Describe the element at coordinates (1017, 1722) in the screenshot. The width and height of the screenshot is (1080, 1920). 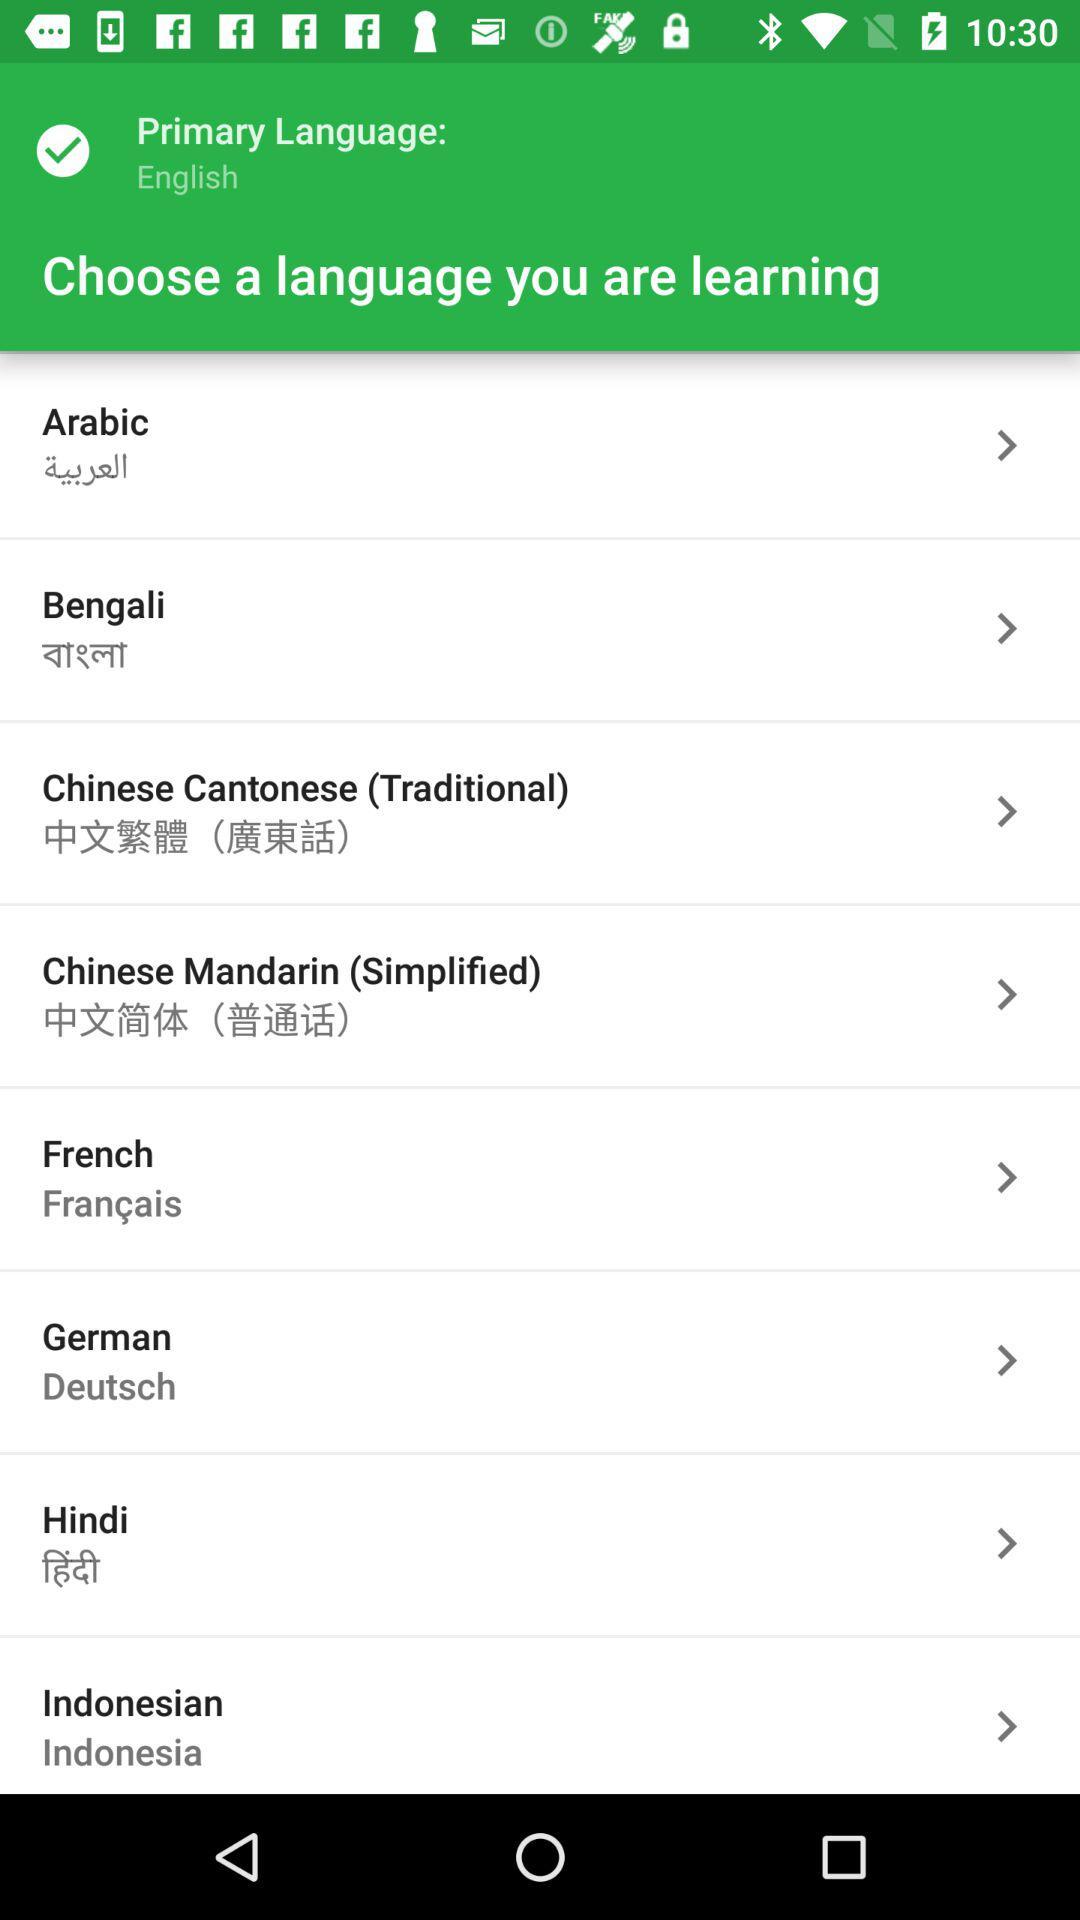
I see `language button` at that location.